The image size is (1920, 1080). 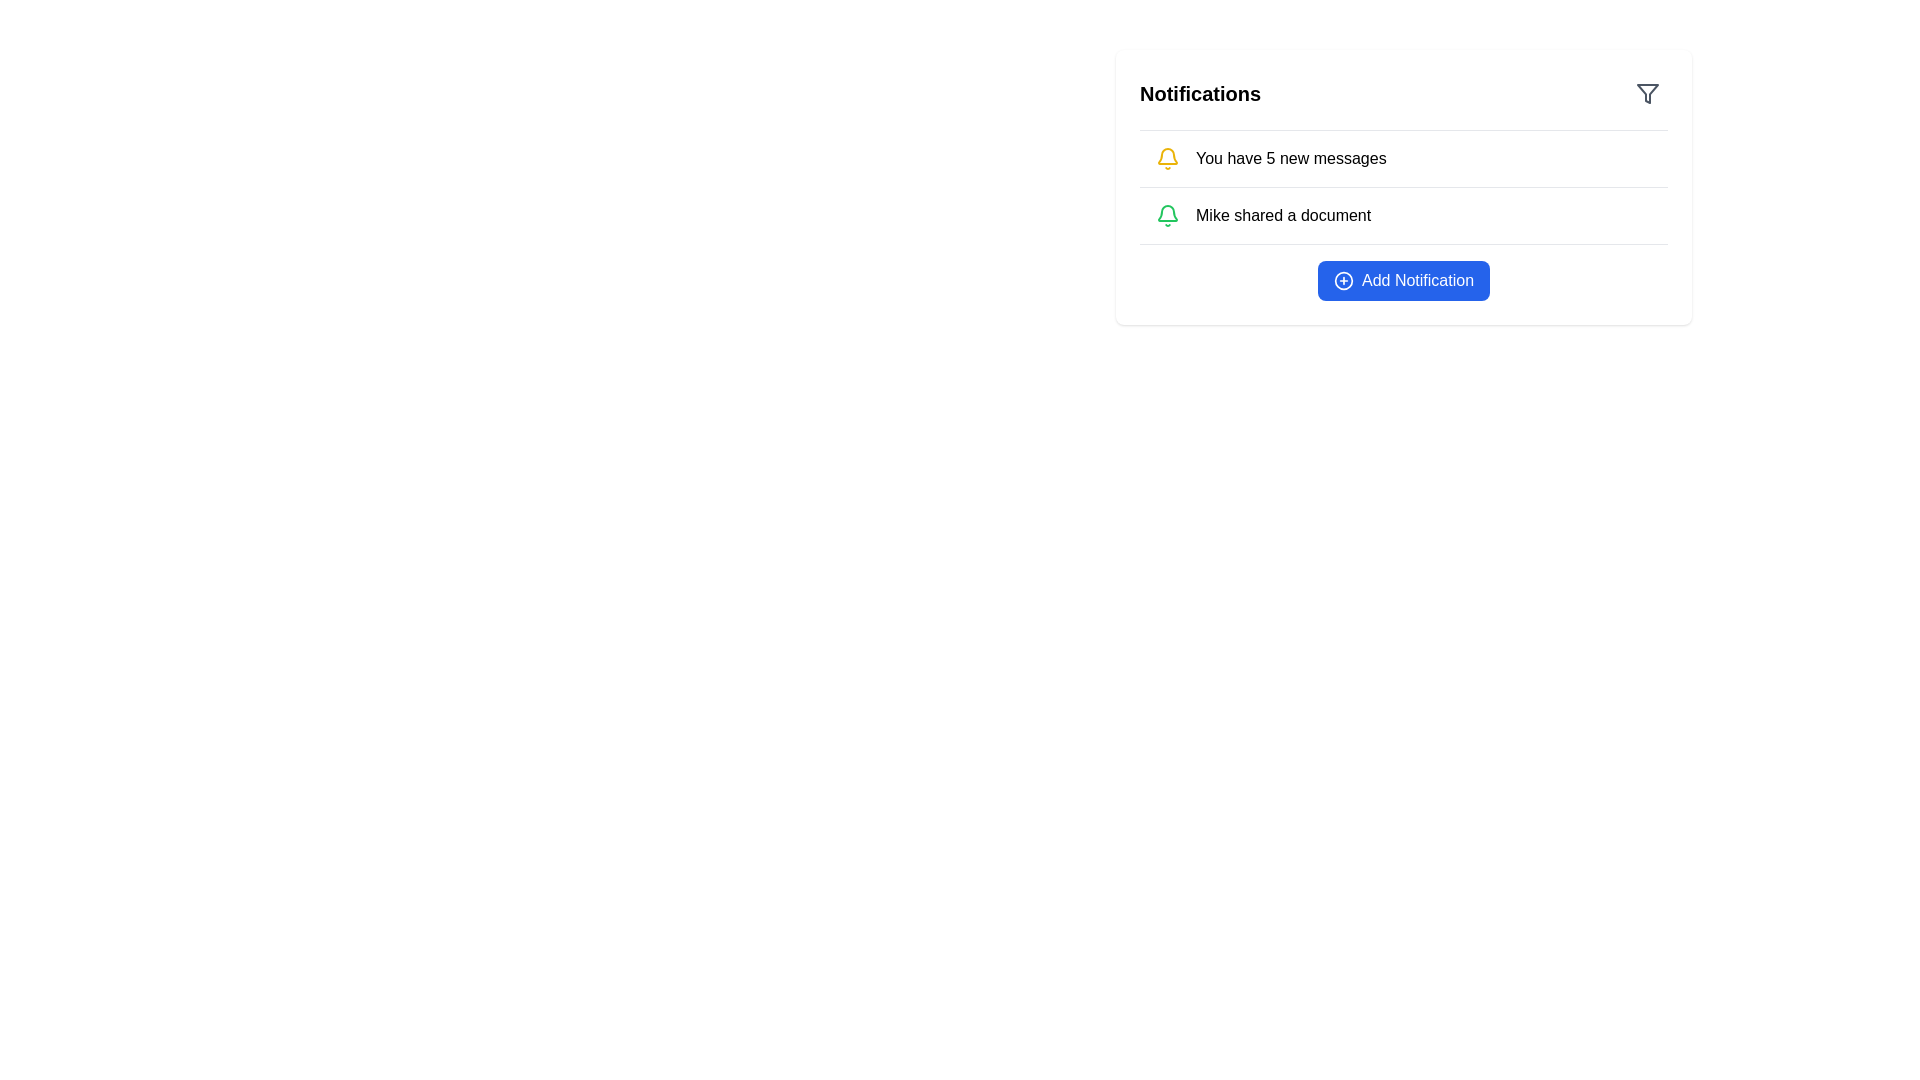 What do you see at coordinates (1291, 157) in the screenshot?
I see `notification text that states 'You have 5 new messages', which is positioned next to a yellow bell icon in the notification list` at bounding box center [1291, 157].